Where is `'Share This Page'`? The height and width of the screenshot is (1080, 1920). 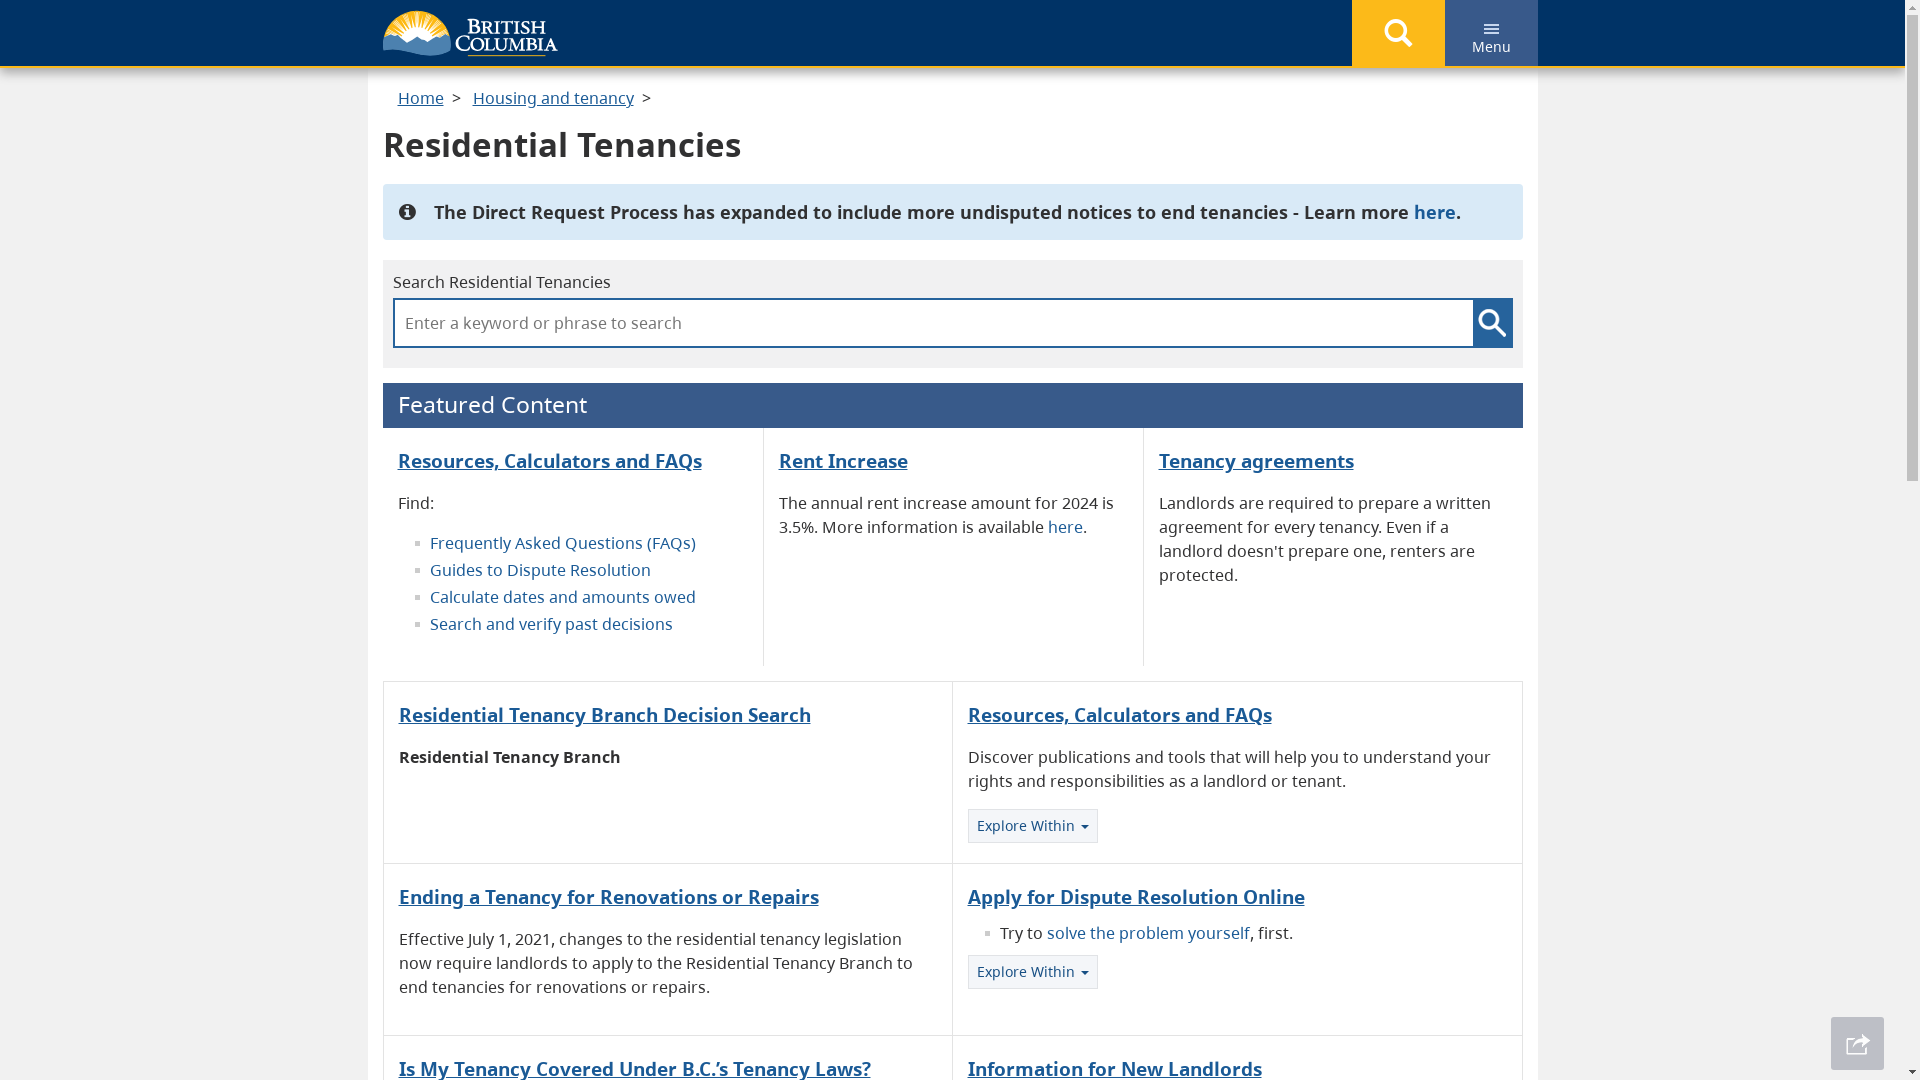 'Share This Page' is located at coordinates (1856, 1042).